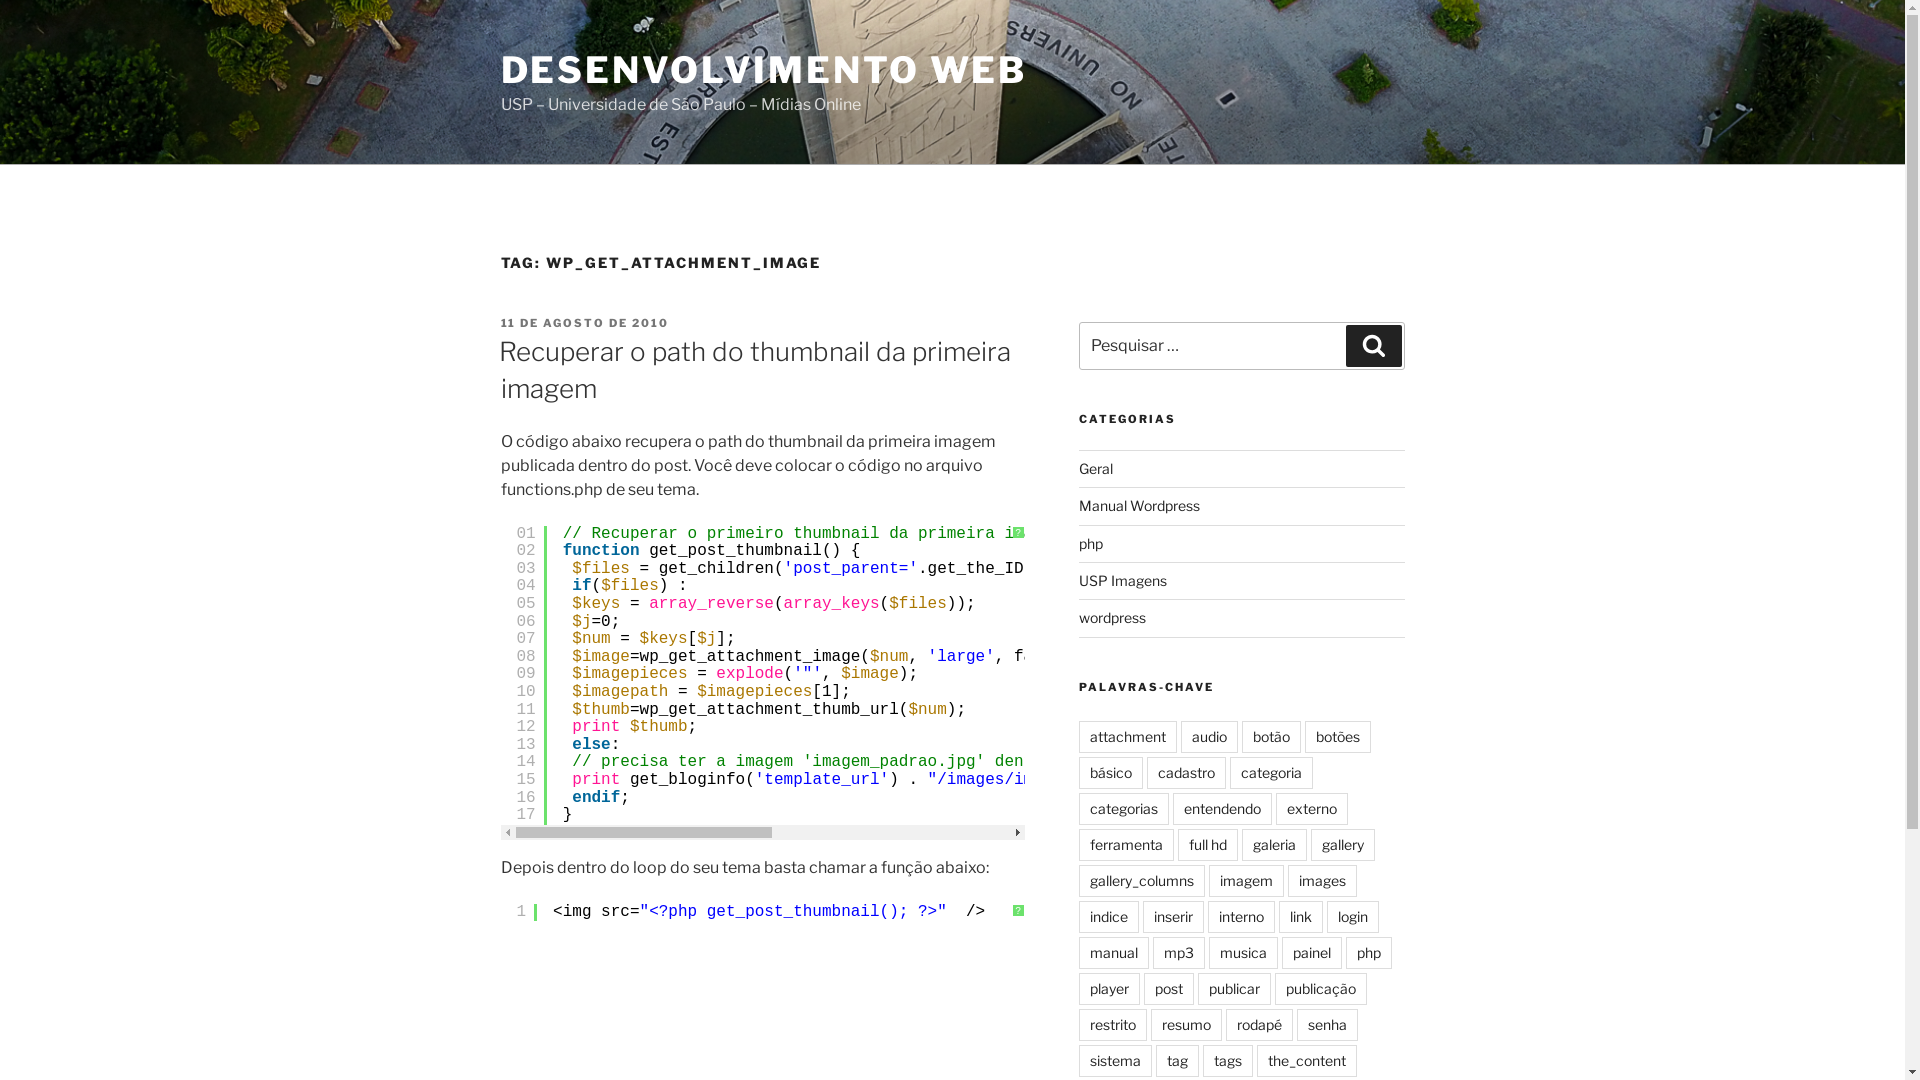 This screenshot has width=1920, height=1080. What do you see at coordinates (1270, 771) in the screenshot?
I see `'categoria'` at bounding box center [1270, 771].